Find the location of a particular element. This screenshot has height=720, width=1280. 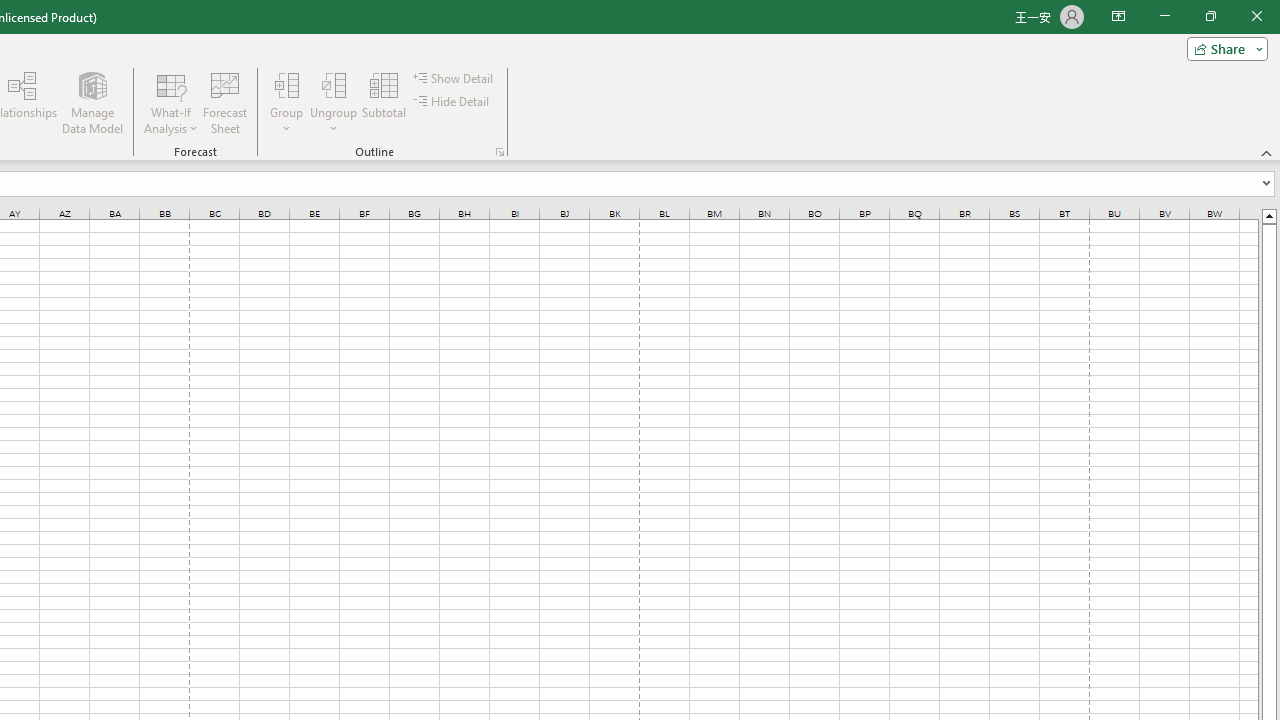

'Group and Outline Settings' is located at coordinates (499, 150).